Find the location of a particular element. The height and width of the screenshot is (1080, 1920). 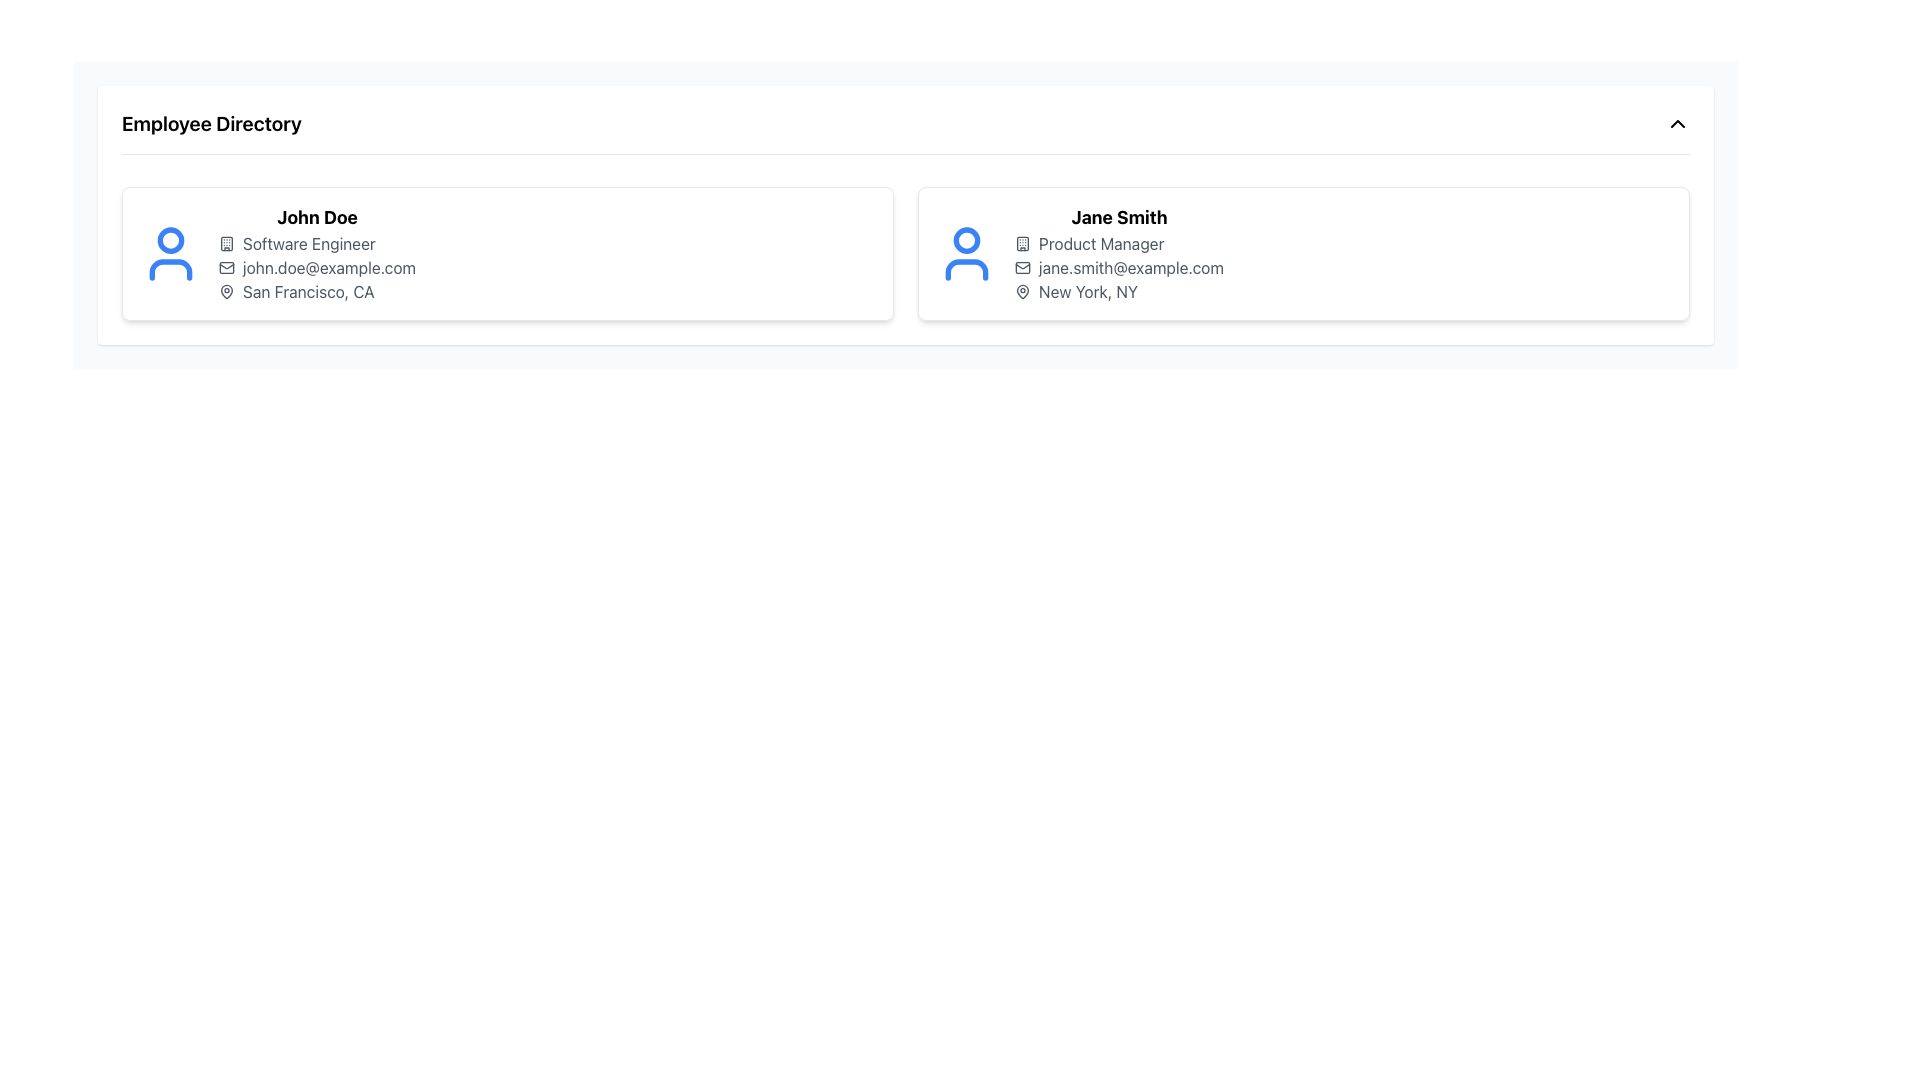

the location pin icon located in the bottom-left segment of John Doe's information card, aligned with 'San Francisco, CA.' is located at coordinates (226, 290).